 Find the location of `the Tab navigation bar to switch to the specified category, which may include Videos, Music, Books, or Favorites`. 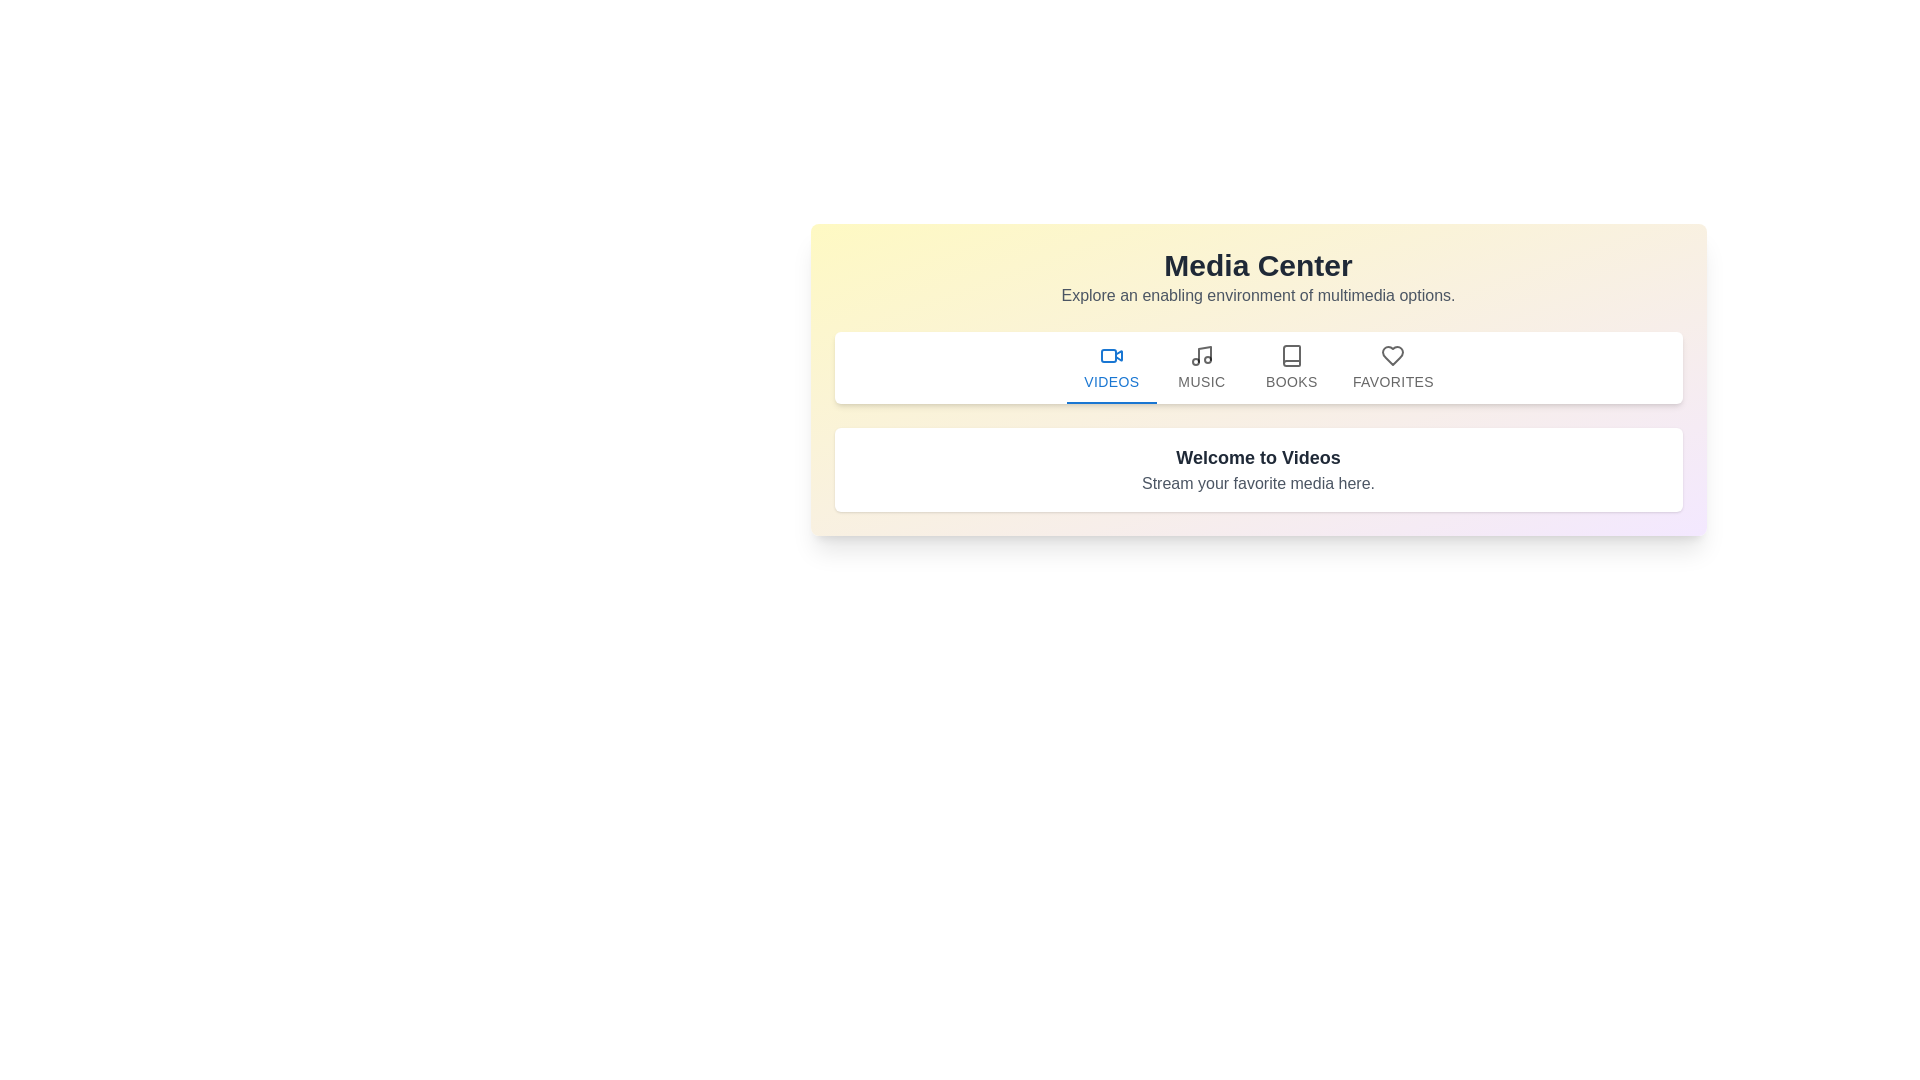

the Tab navigation bar to switch to the specified category, which may include Videos, Music, Books, or Favorites is located at coordinates (1257, 367).